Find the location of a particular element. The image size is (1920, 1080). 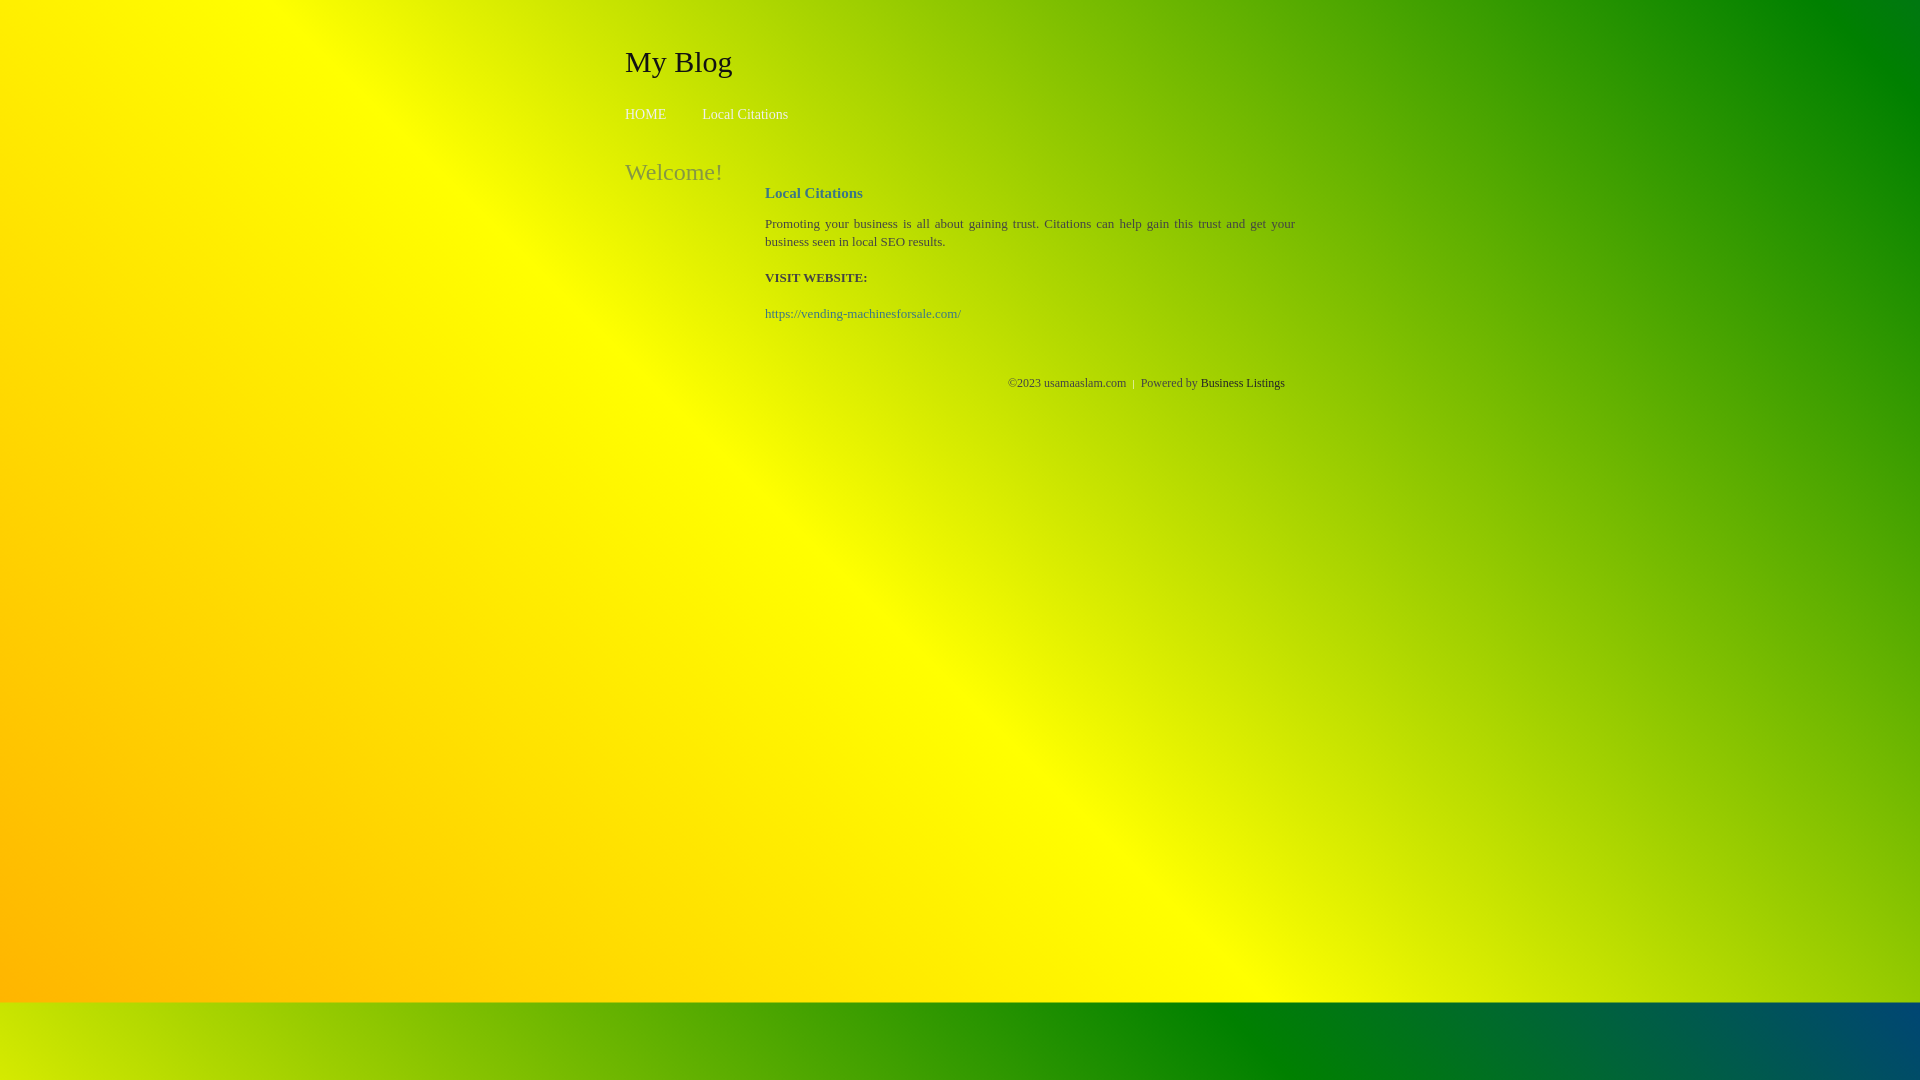

'HOME' is located at coordinates (645, 114).